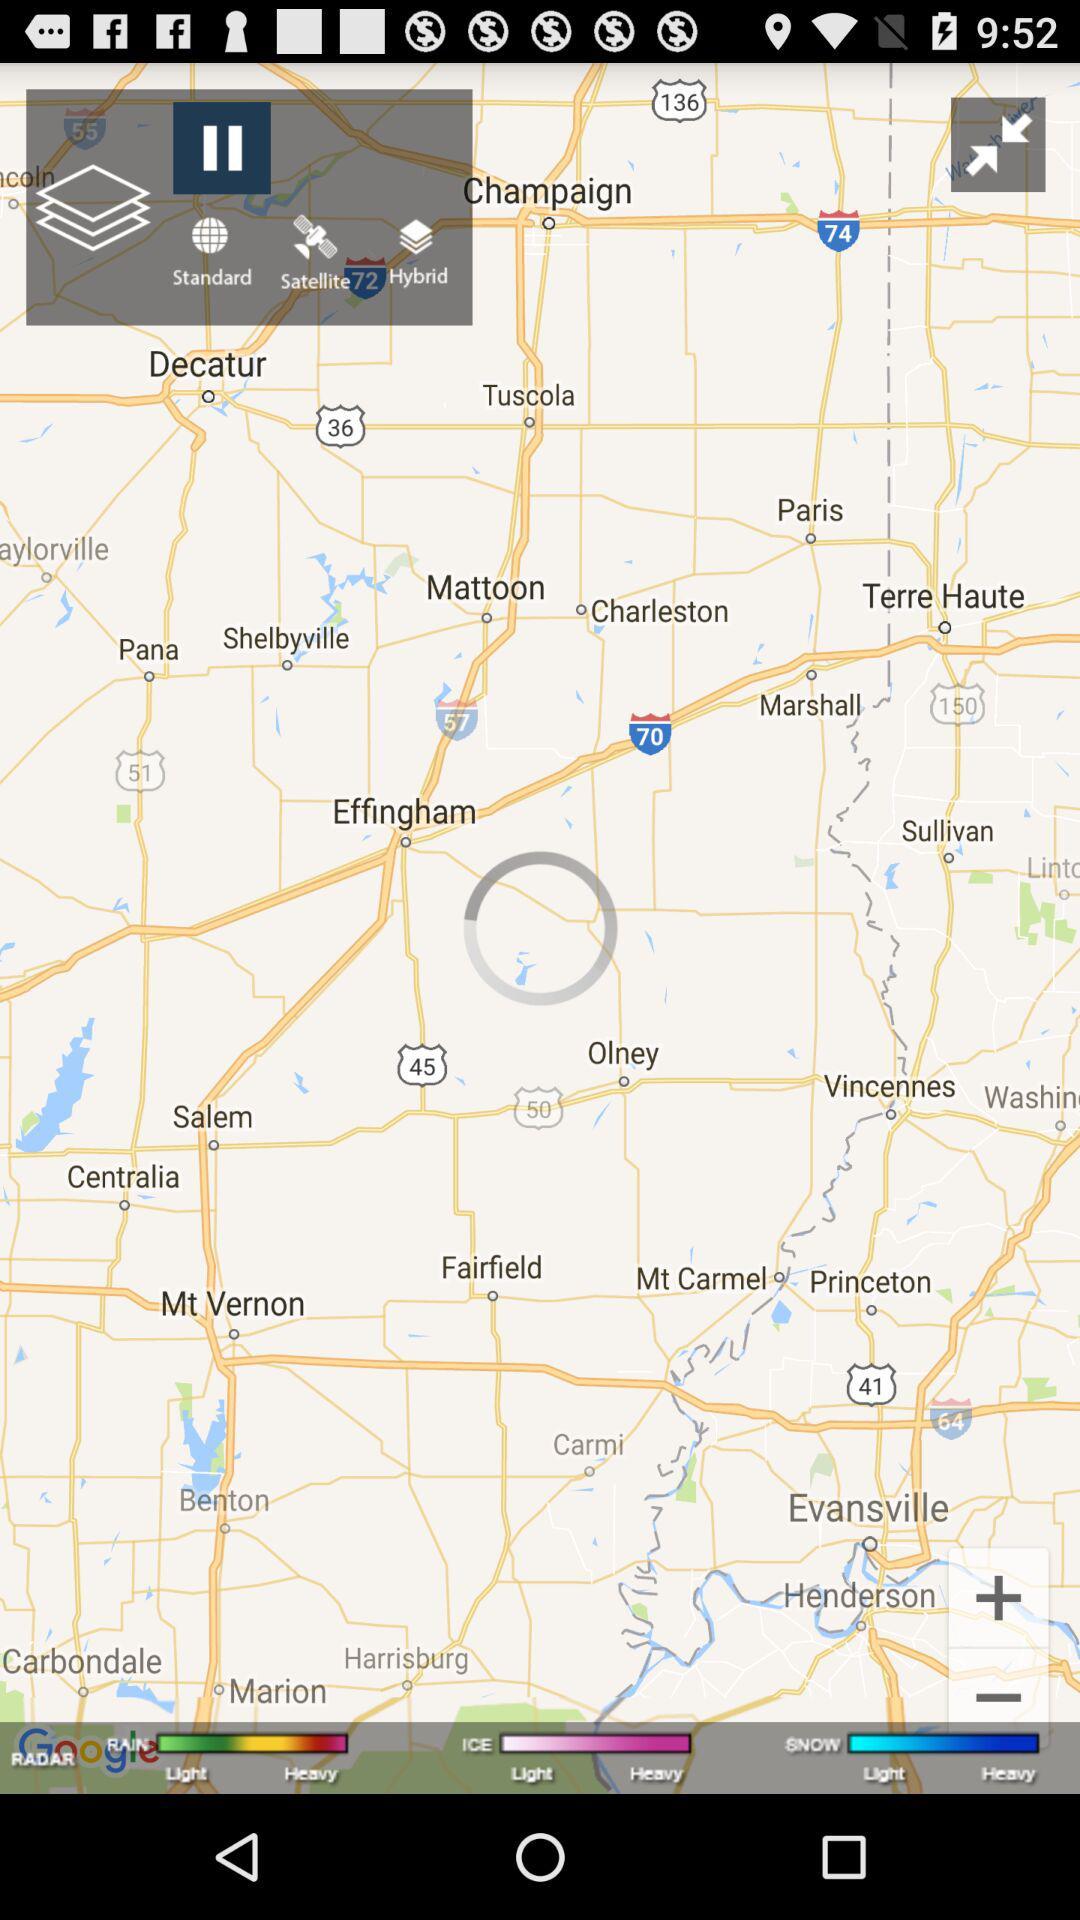 This screenshot has height=1920, width=1080. What do you see at coordinates (998, 1707) in the screenshot?
I see `the add icon` at bounding box center [998, 1707].